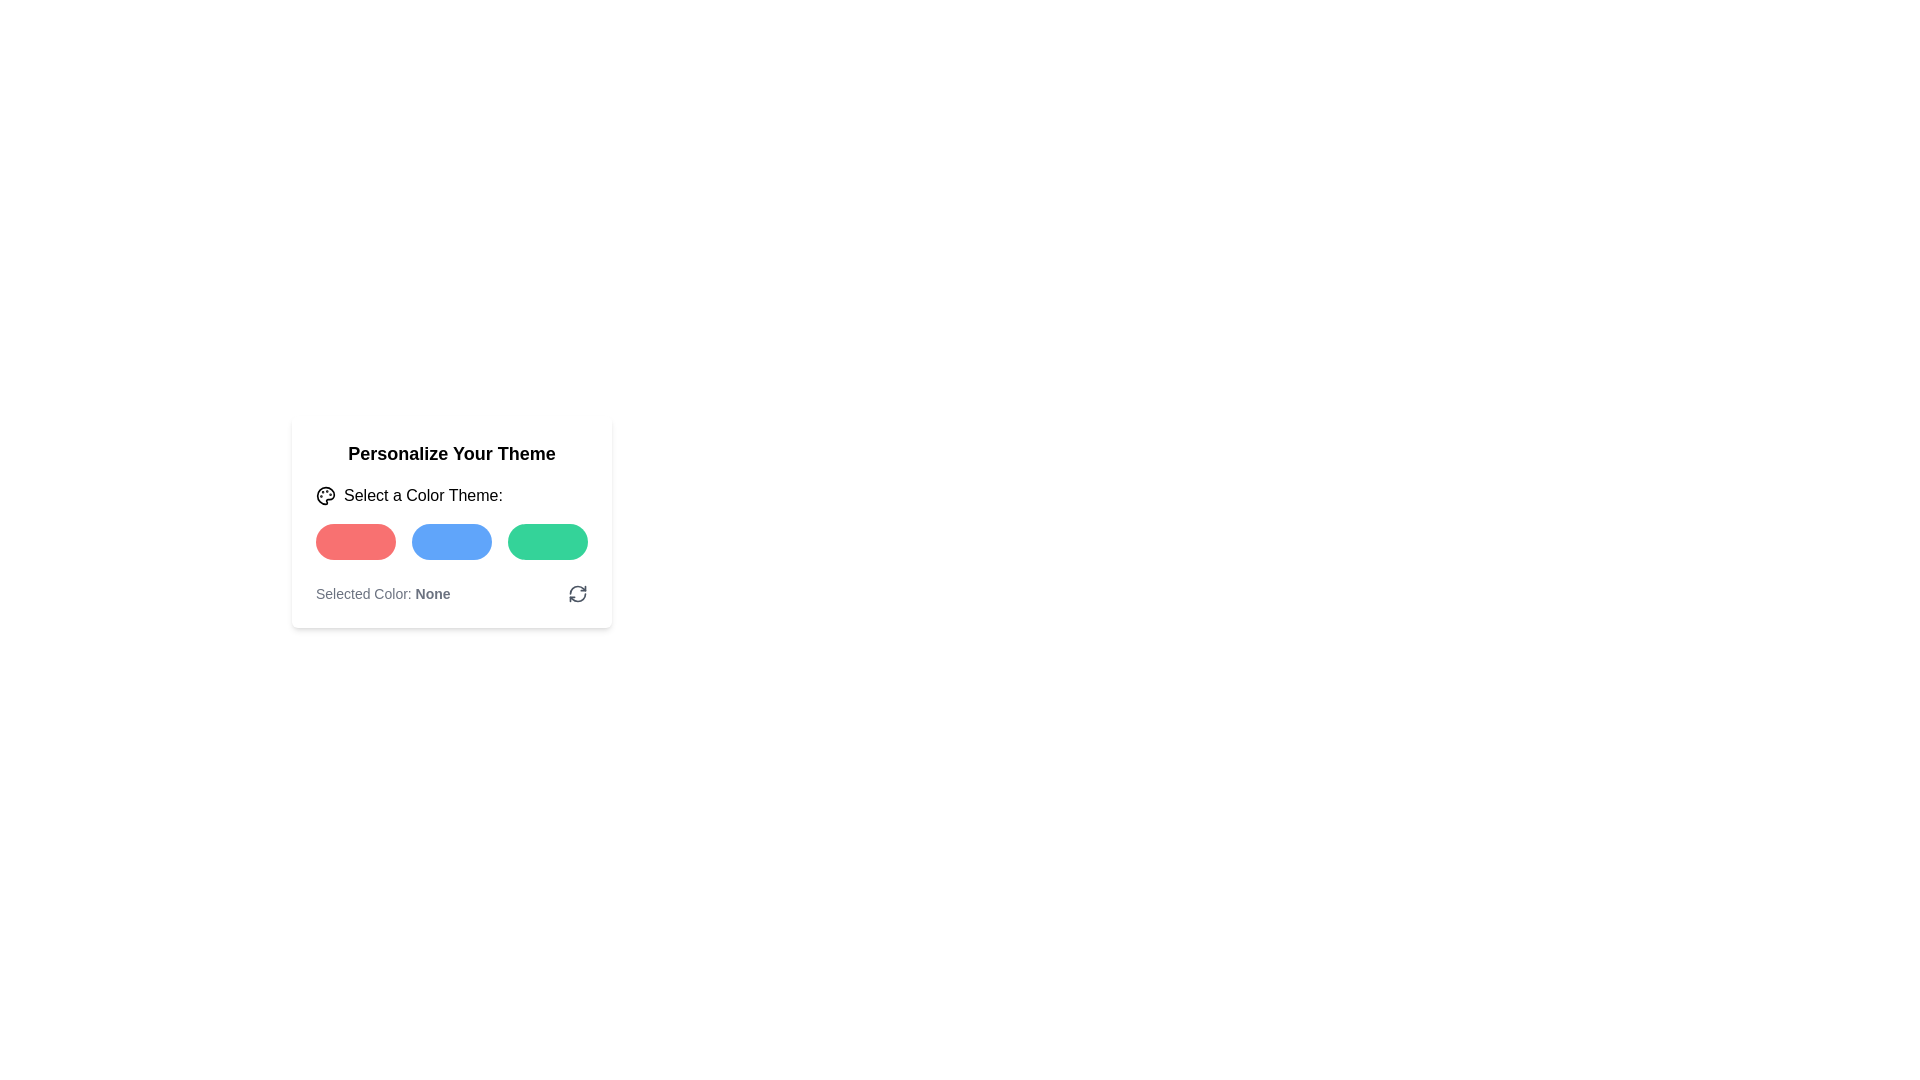  I want to click on the green color option button, which is a rounded rectangle with a green background located at the bottom center of the interface under the 'Select a Color Theme' section, so click(547, 542).